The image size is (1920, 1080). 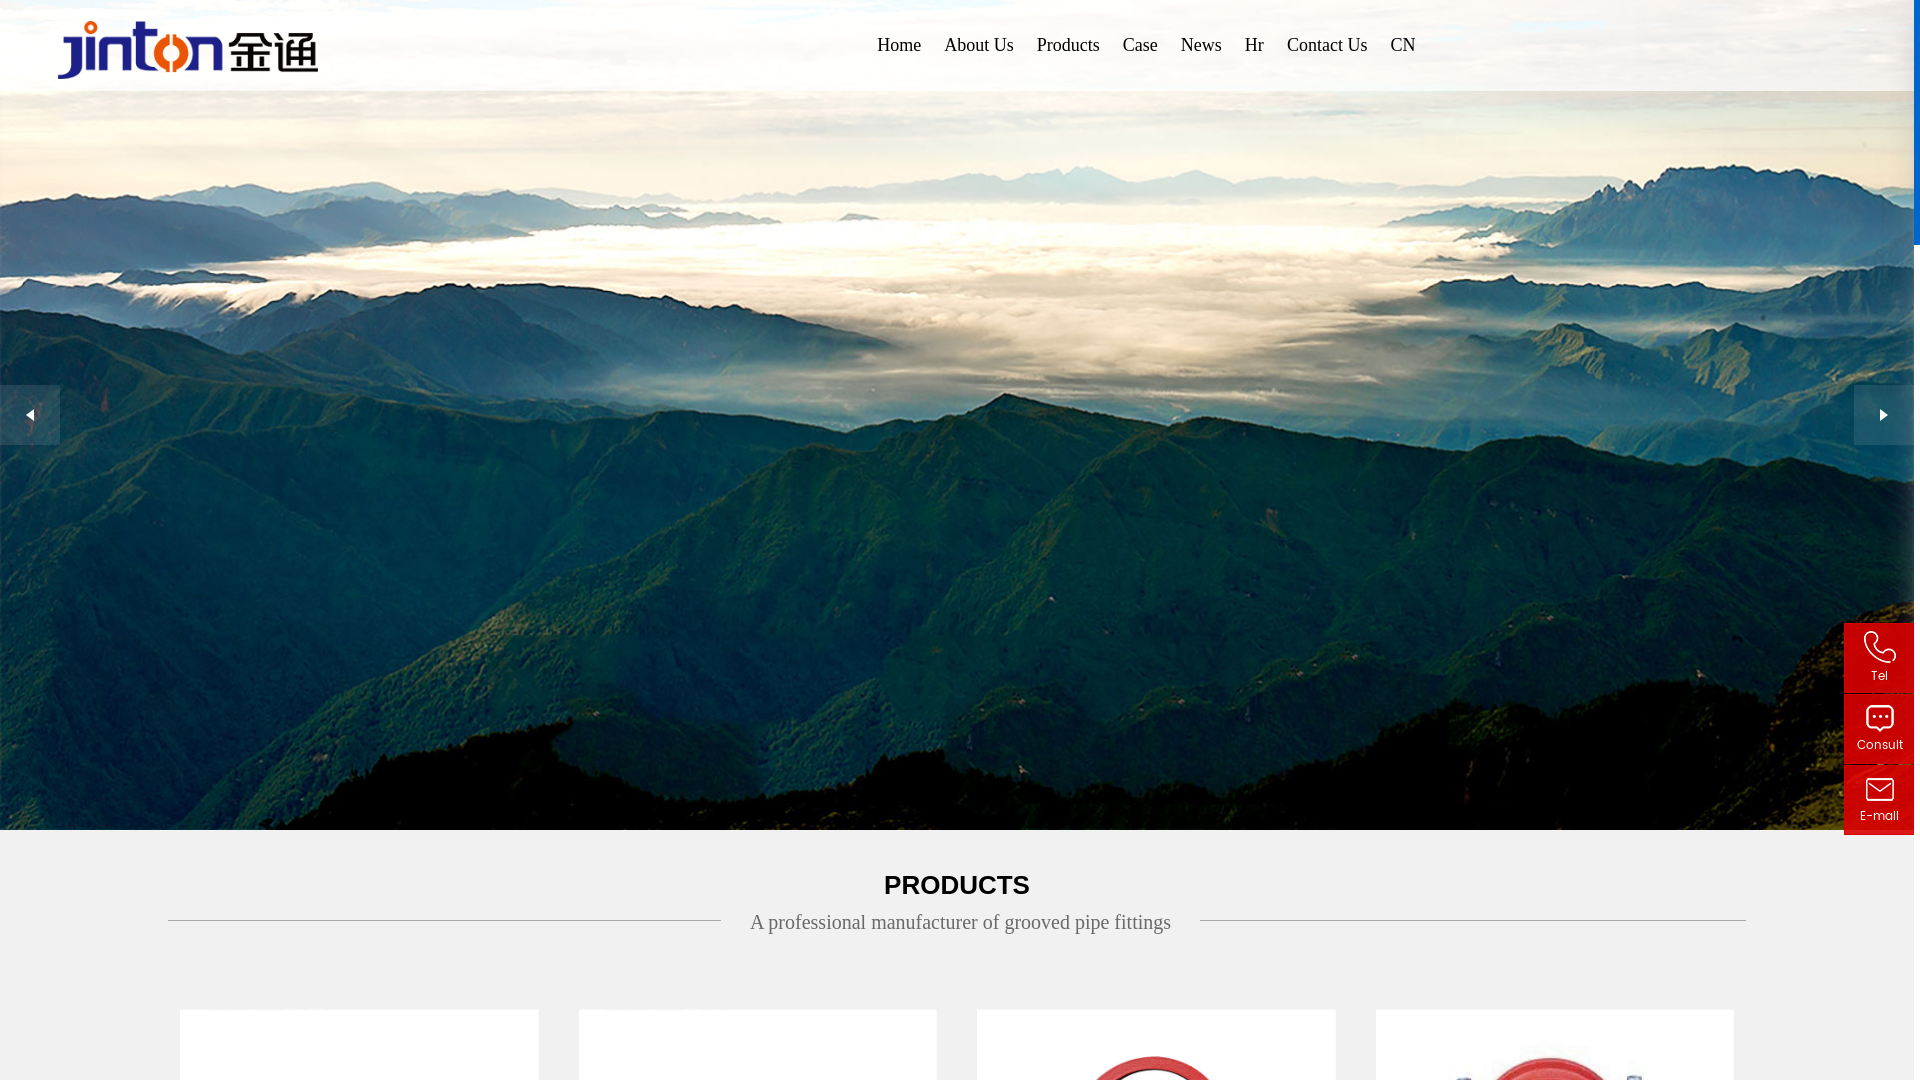 I want to click on 'About Us', so click(x=979, y=45).